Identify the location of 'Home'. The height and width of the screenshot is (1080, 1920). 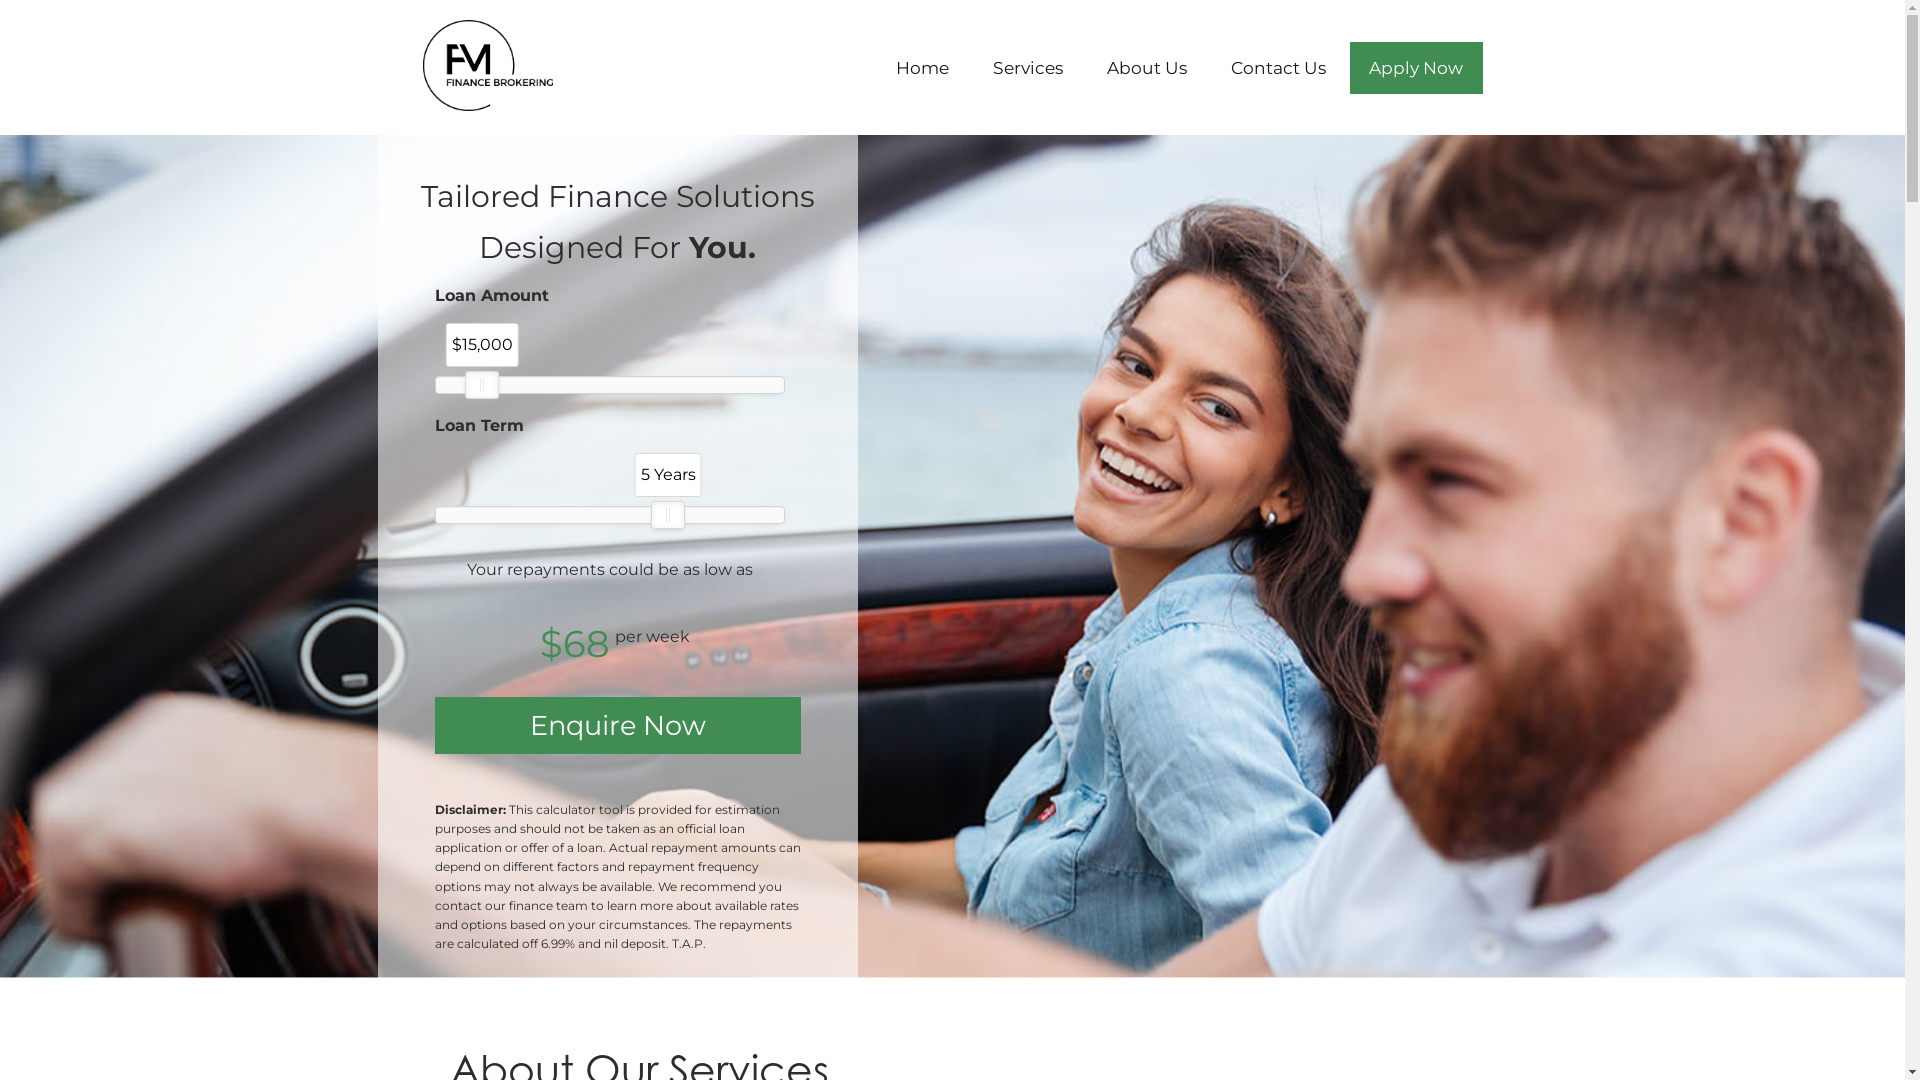
(921, 67).